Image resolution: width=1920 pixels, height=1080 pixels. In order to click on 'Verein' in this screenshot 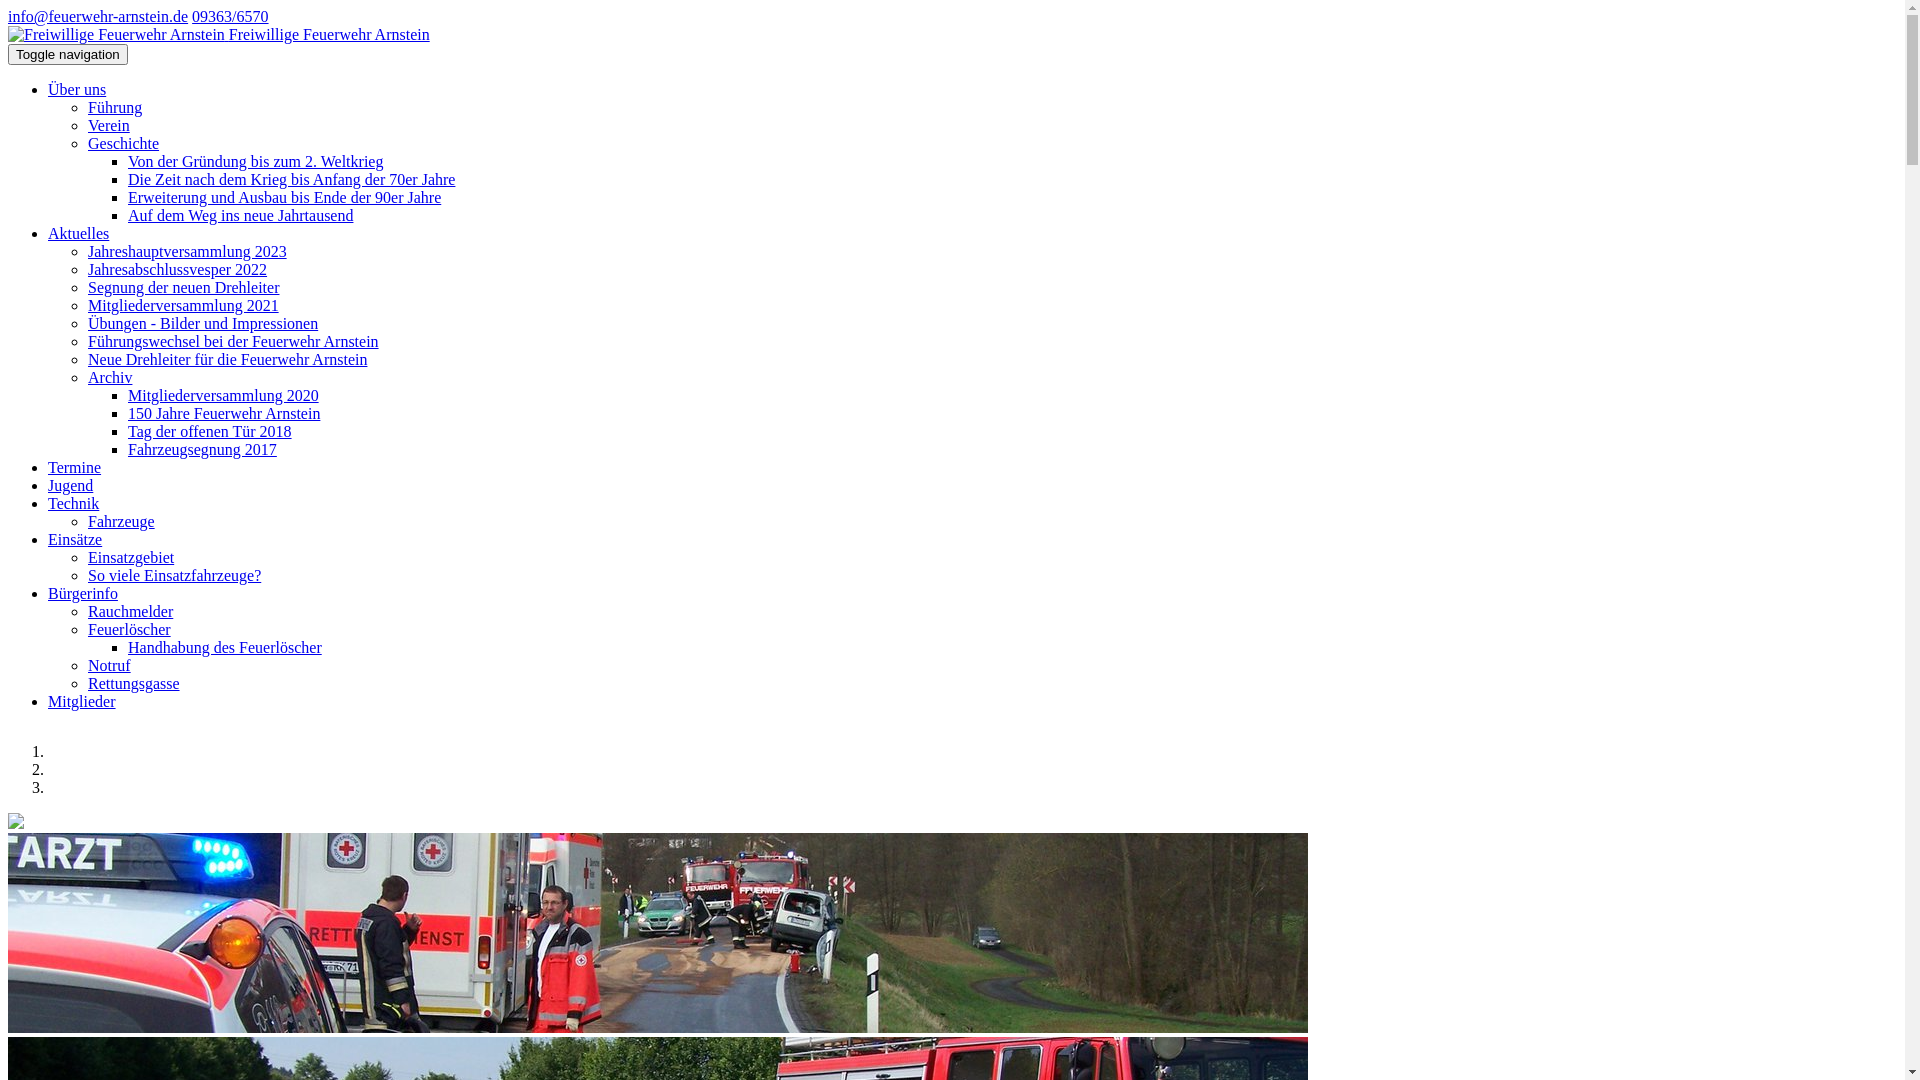, I will do `click(108, 125)`.